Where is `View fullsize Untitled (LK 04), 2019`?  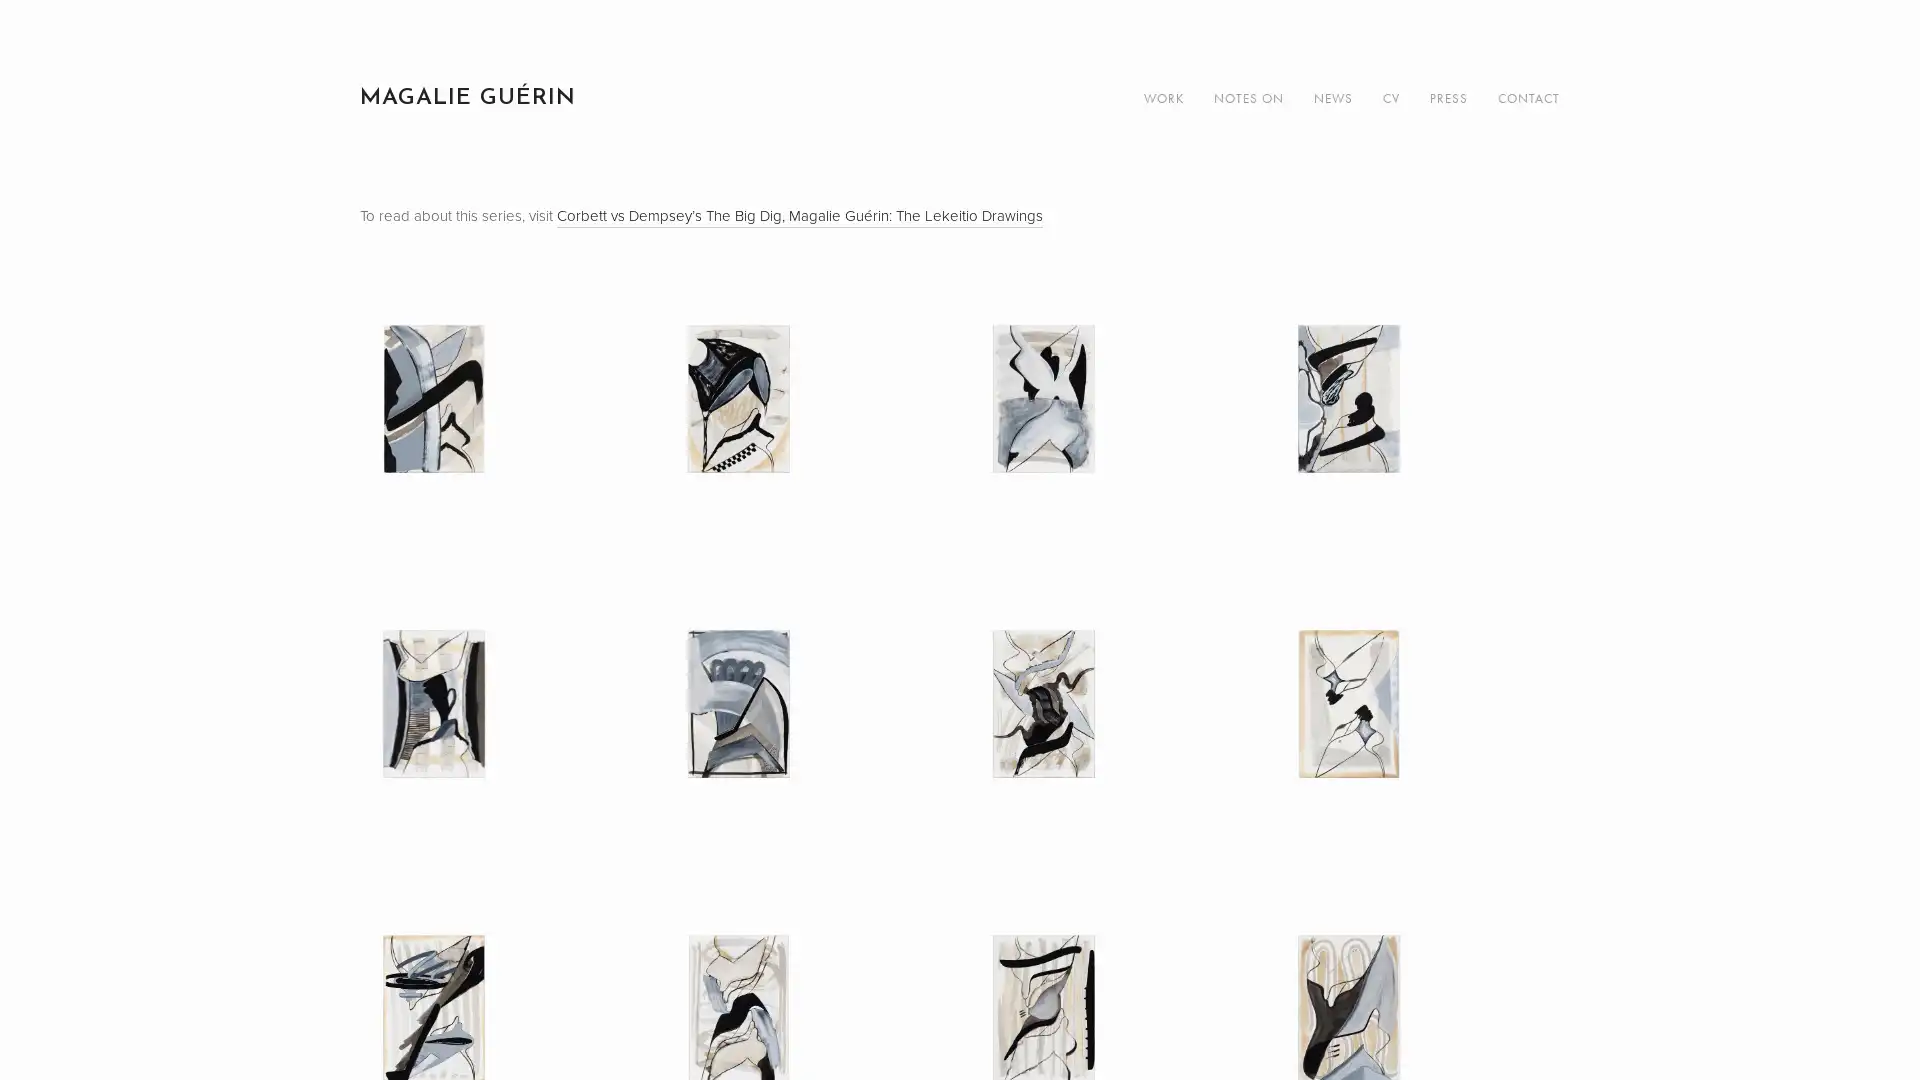
View fullsize Untitled (LK 04), 2019 is located at coordinates (1416, 467).